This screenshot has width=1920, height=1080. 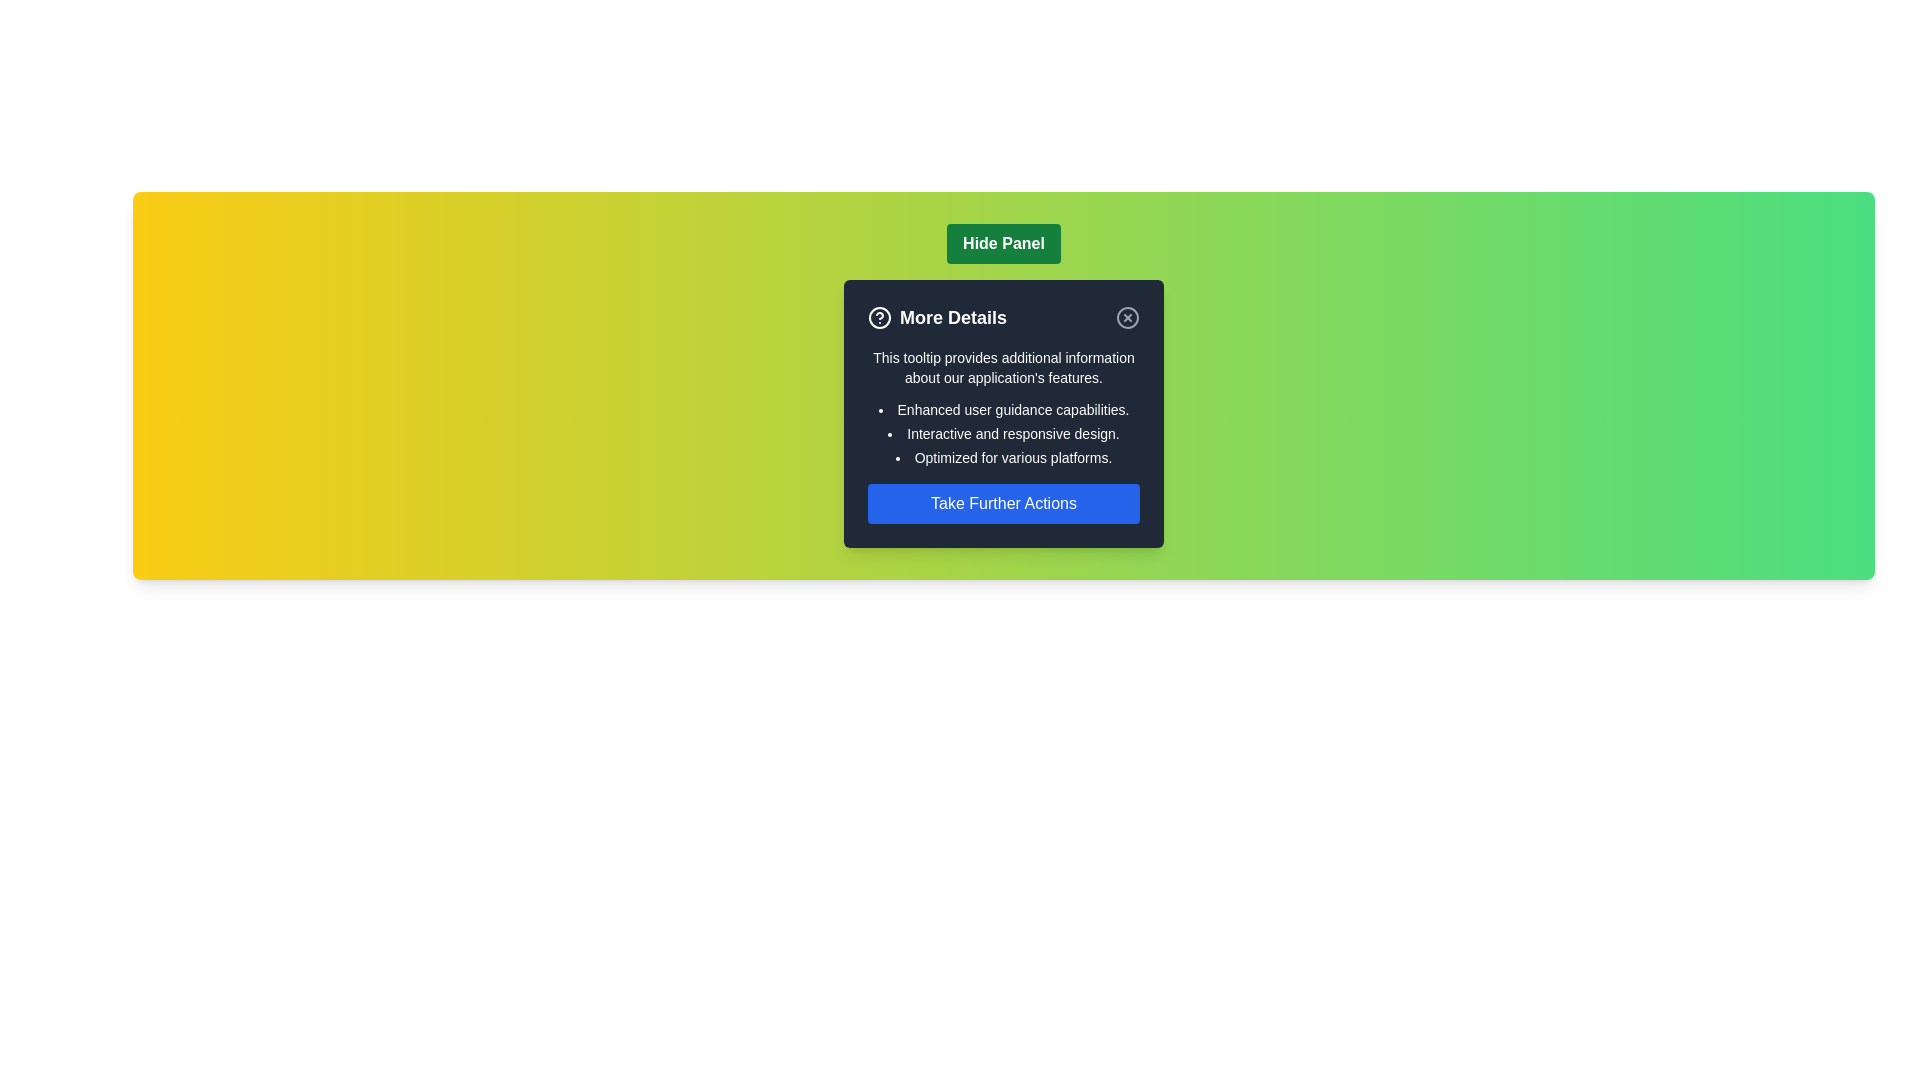 I want to click on the icon button located to the right of the 'More Details' title text, so click(x=1128, y=316).